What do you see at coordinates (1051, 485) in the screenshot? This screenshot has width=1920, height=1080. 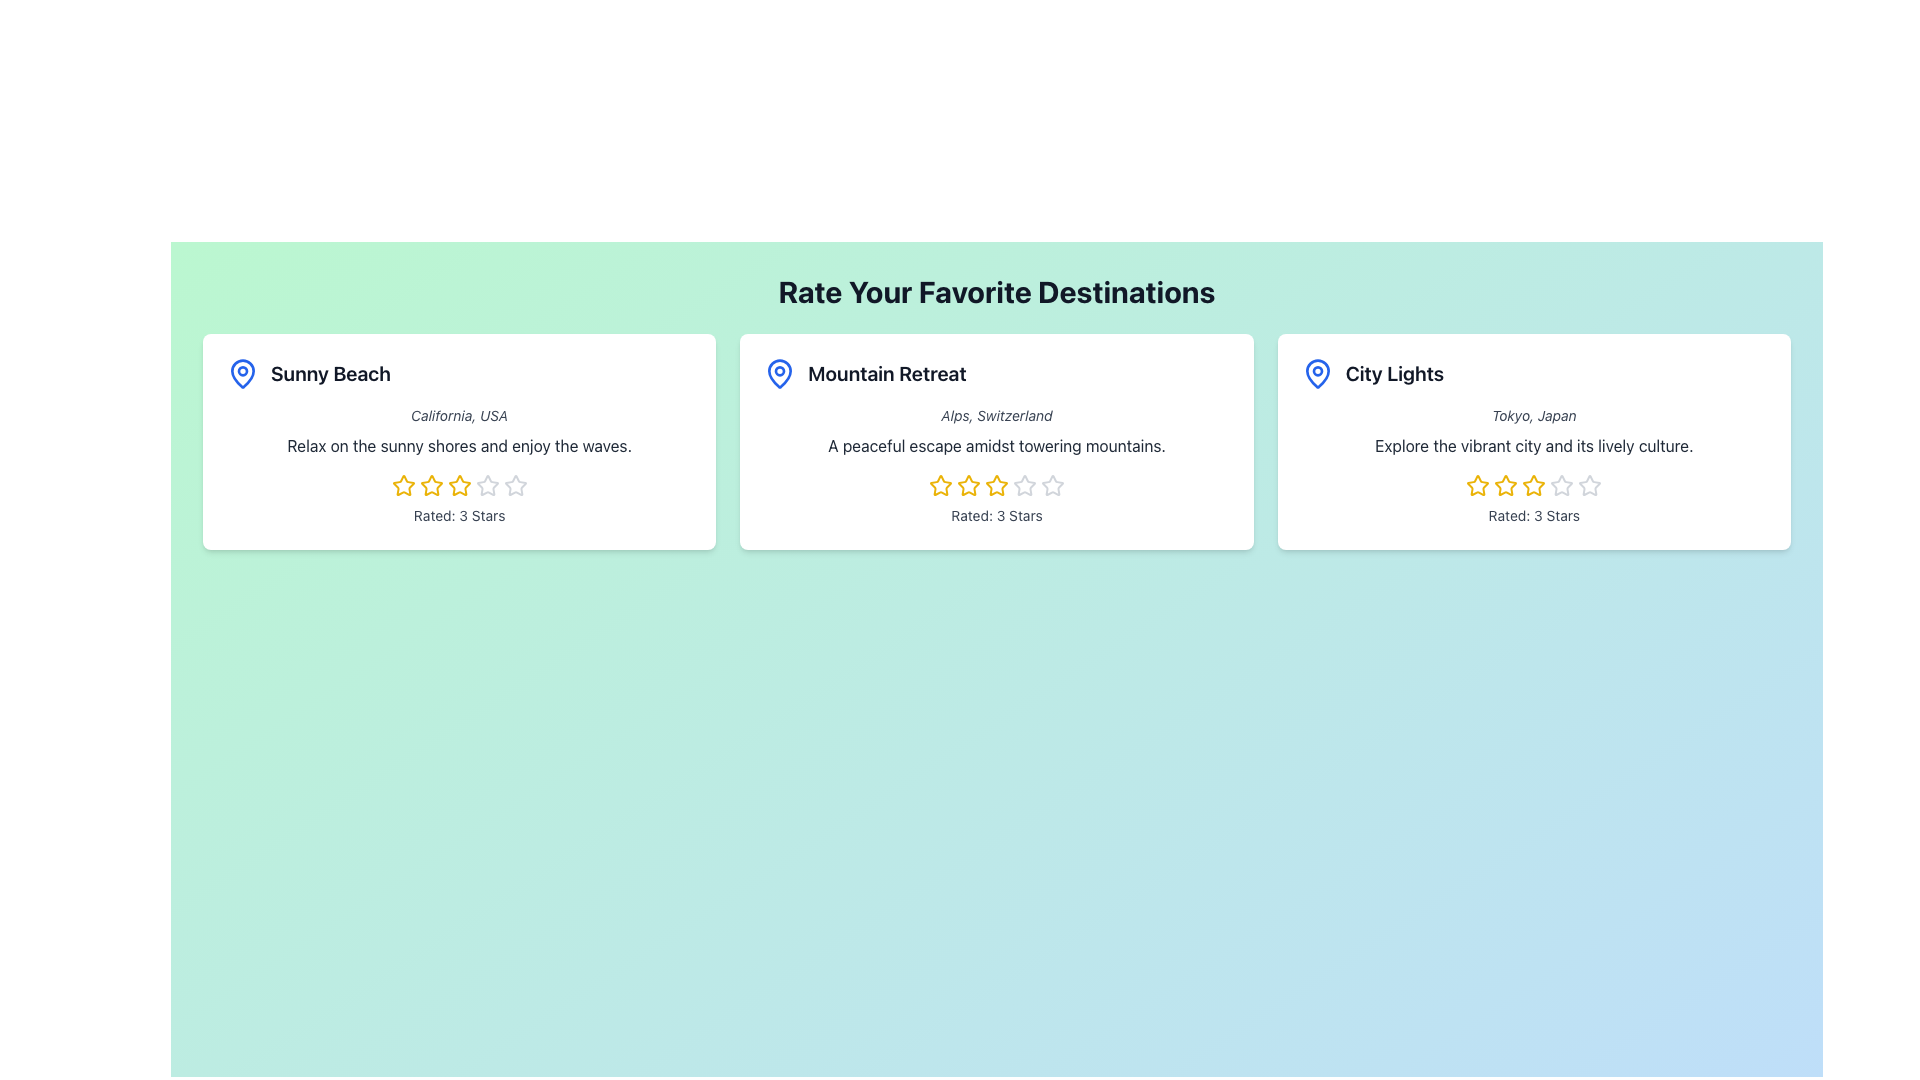 I see `the fifth star icon in the rating system below the 'Mountain Retreat' card, which has a hollow appearance and is part of a group of five stars` at bounding box center [1051, 485].